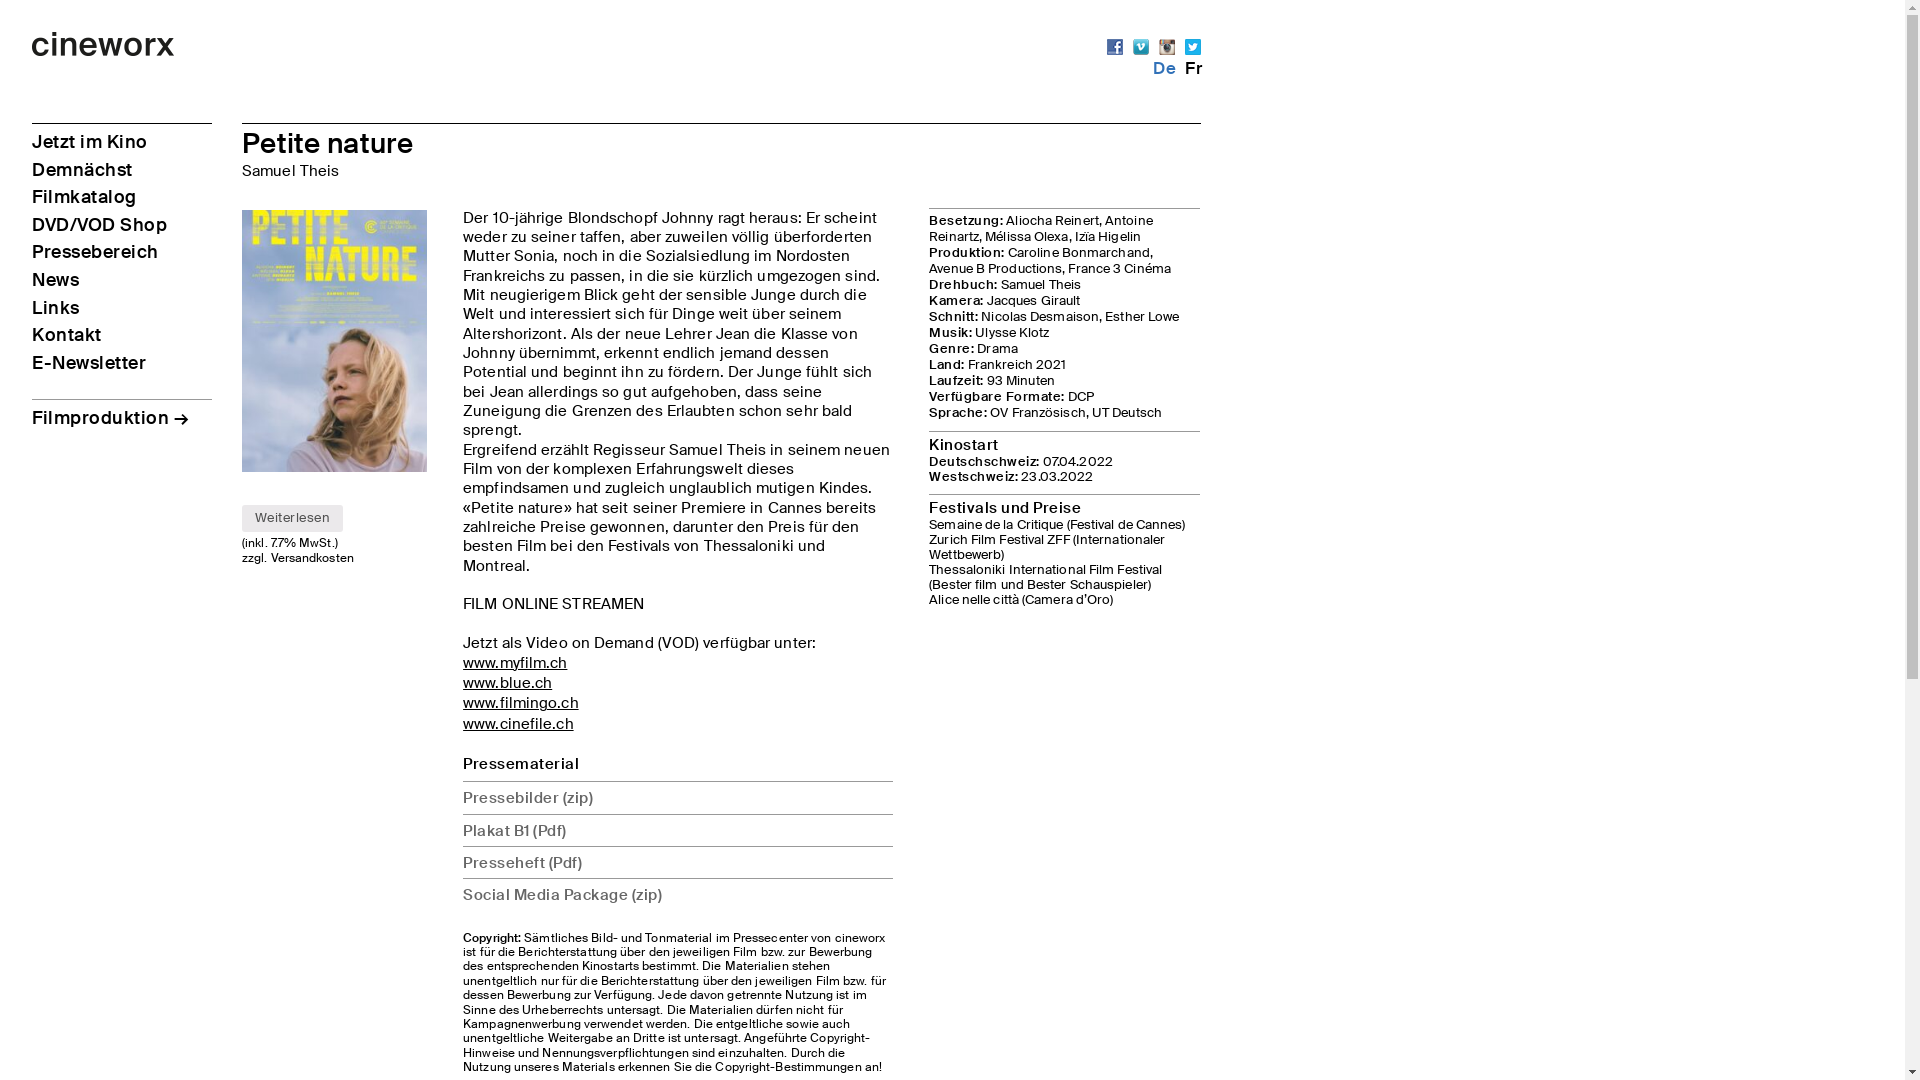  What do you see at coordinates (677, 796) in the screenshot?
I see `'Pressebilder (zip)'` at bounding box center [677, 796].